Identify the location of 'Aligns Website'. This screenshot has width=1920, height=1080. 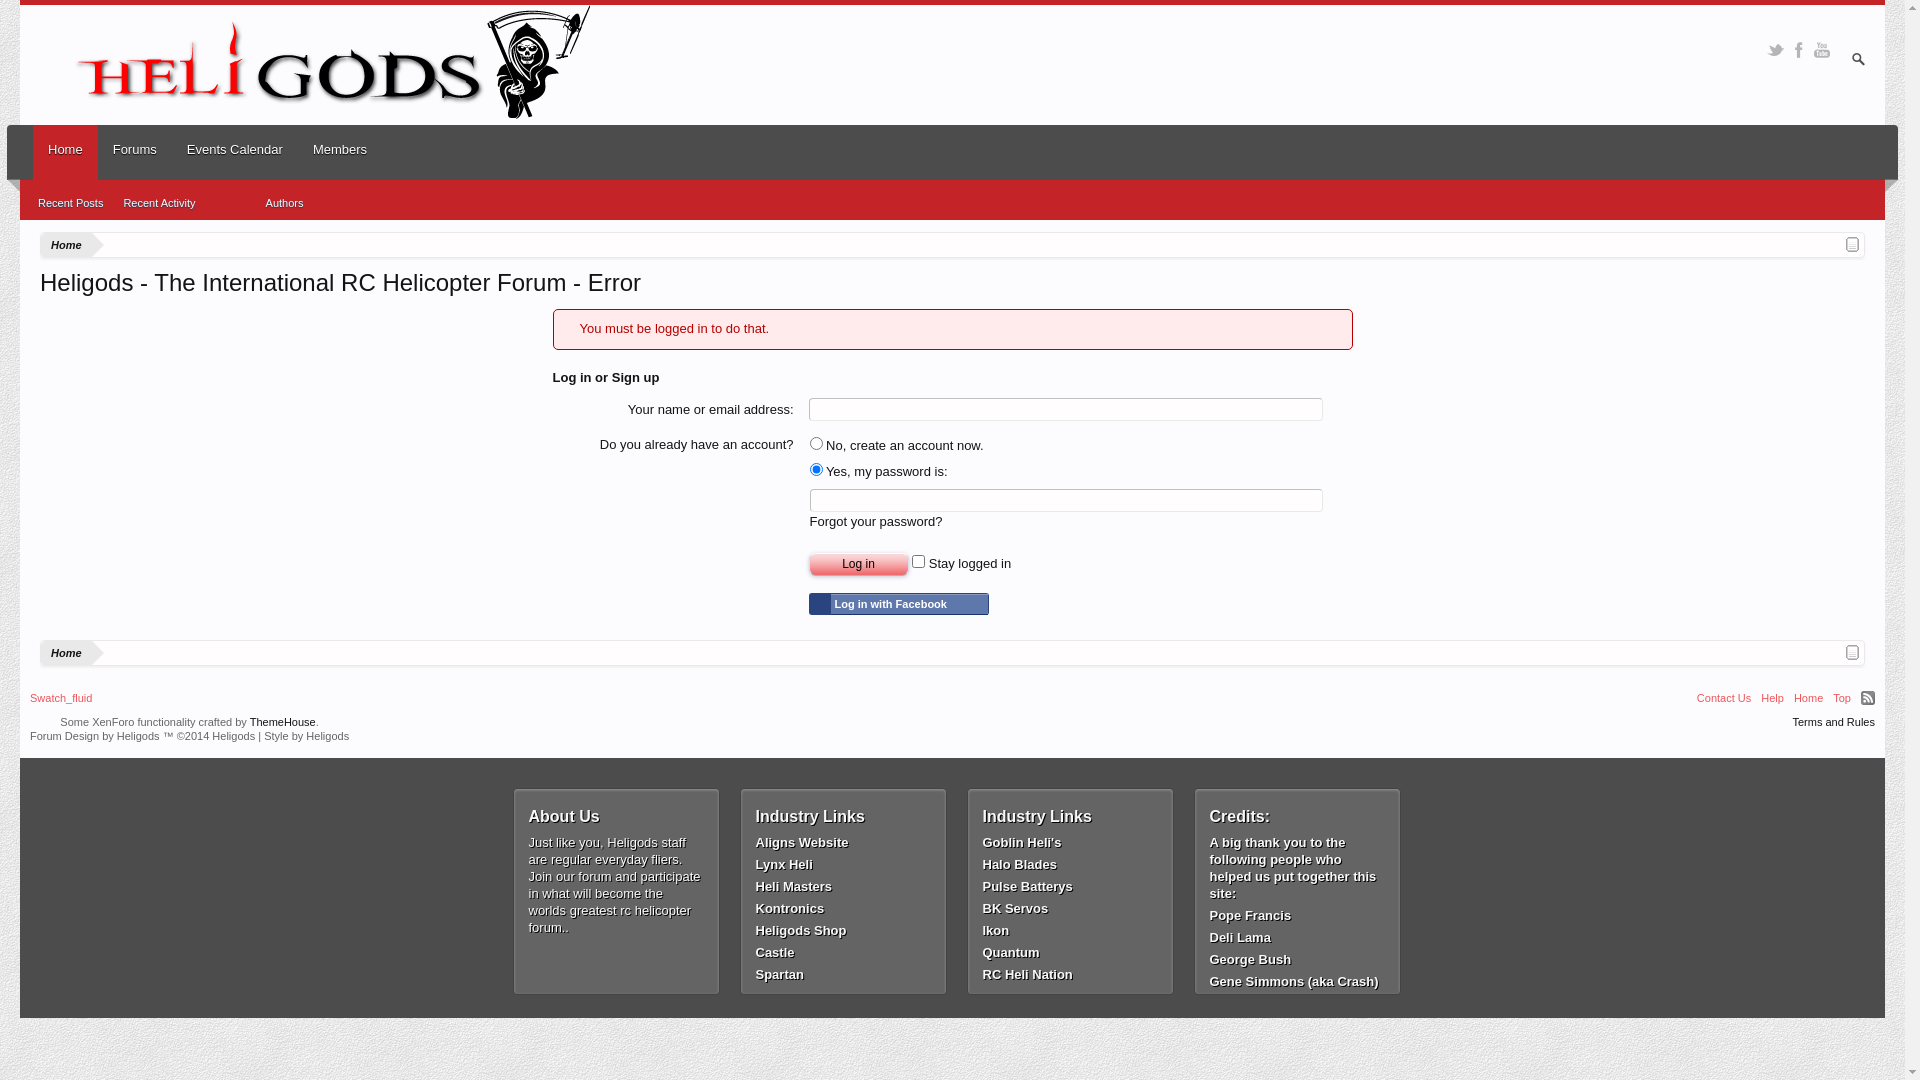
(843, 842).